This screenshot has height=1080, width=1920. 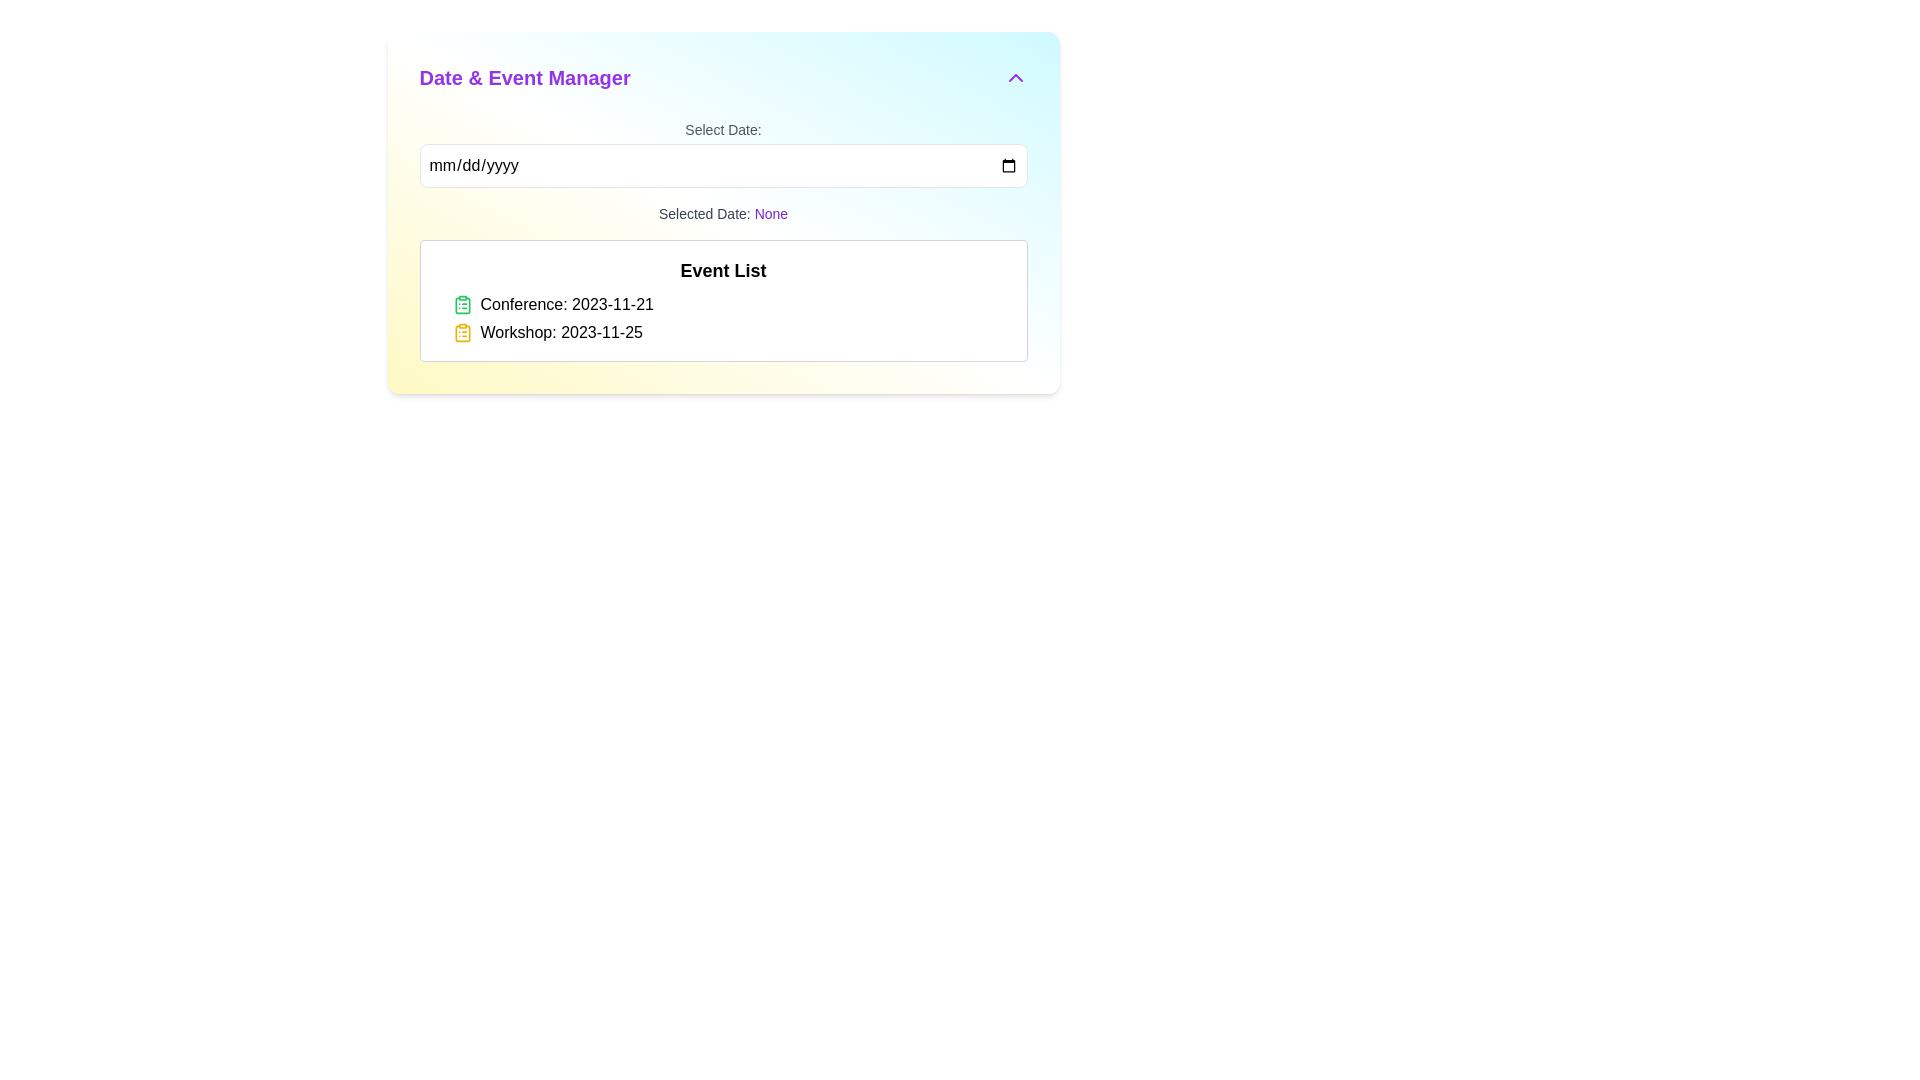 What do you see at coordinates (722, 270) in the screenshot?
I see `the heading label for the list of events, which is located within the white rectangular box at the top portion, centered above the bulleted list of events` at bounding box center [722, 270].